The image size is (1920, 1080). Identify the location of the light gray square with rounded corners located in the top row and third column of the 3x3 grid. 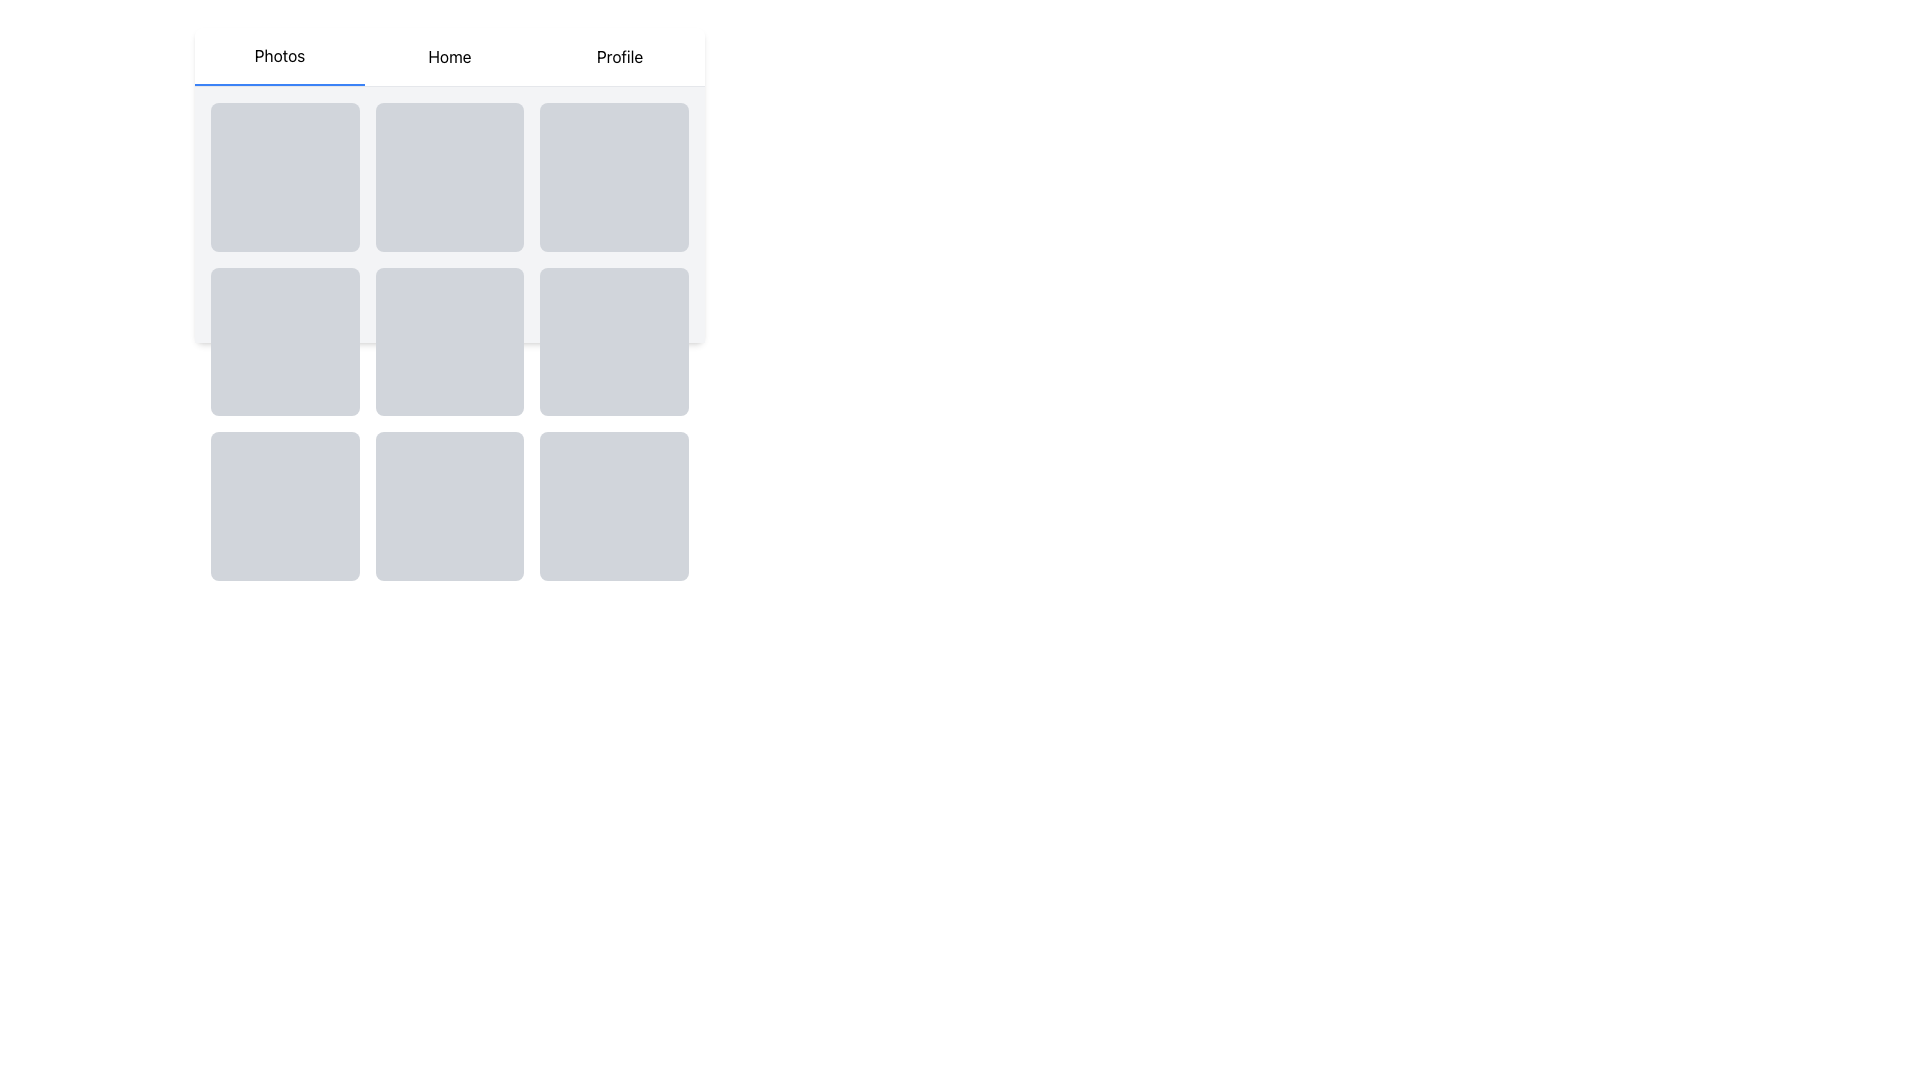
(613, 176).